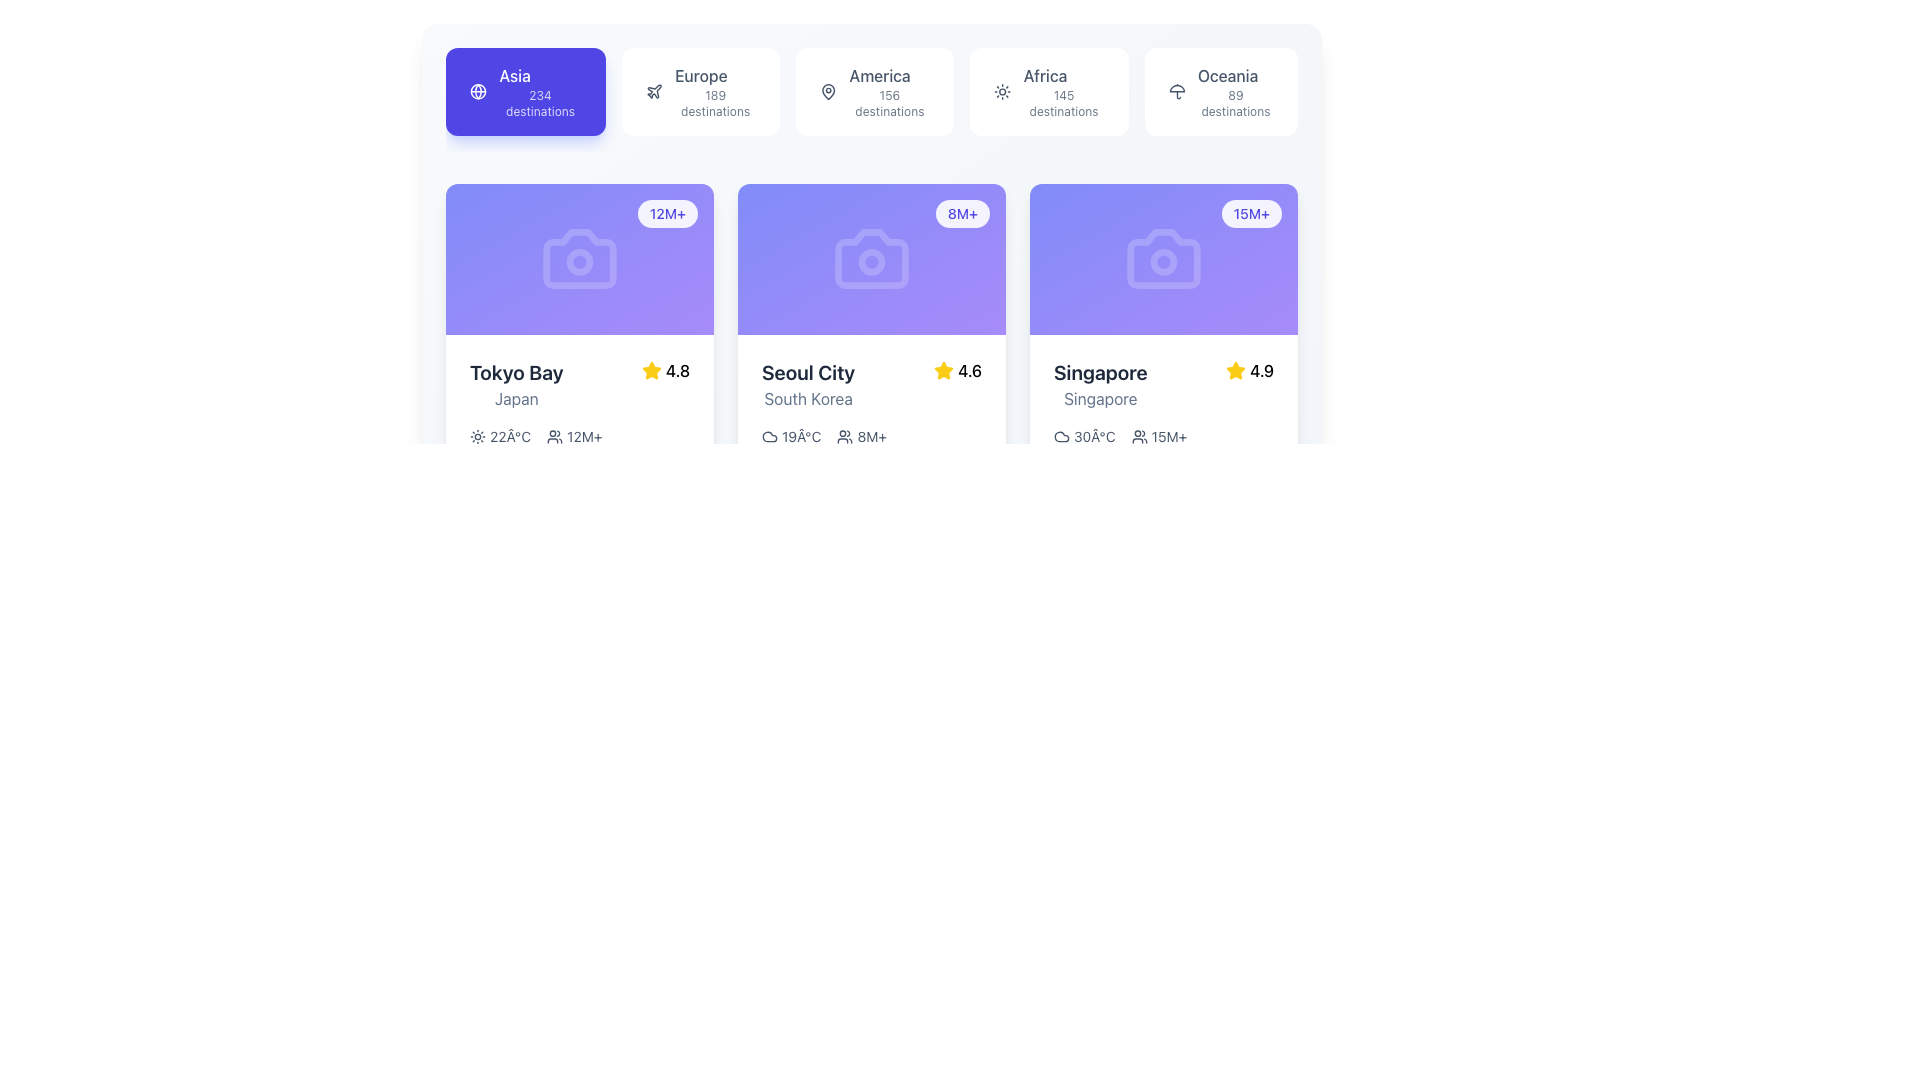 The height and width of the screenshot is (1080, 1920). I want to click on the informational label with weather and people icons displaying '22°C' and '12M+' located beneath the 'Tokyo Bay' title, so click(579, 435).